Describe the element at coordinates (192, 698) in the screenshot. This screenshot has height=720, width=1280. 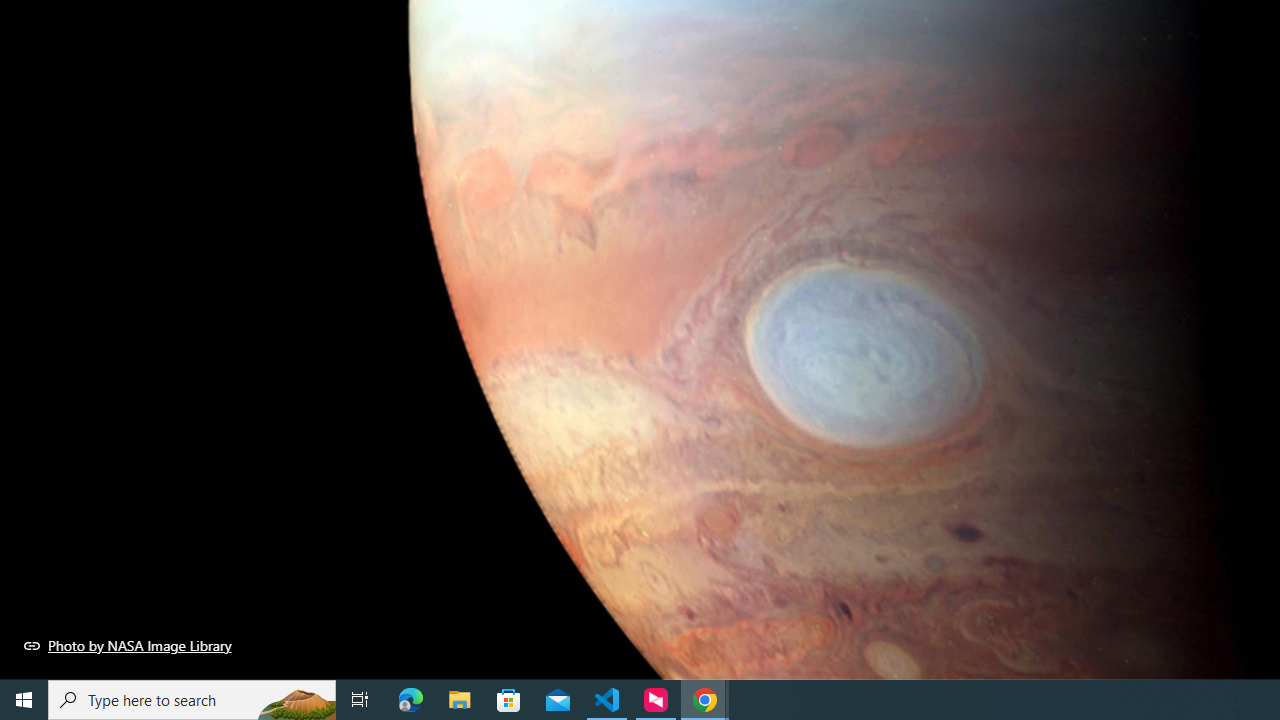
I see `'Type here to search'` at that location.